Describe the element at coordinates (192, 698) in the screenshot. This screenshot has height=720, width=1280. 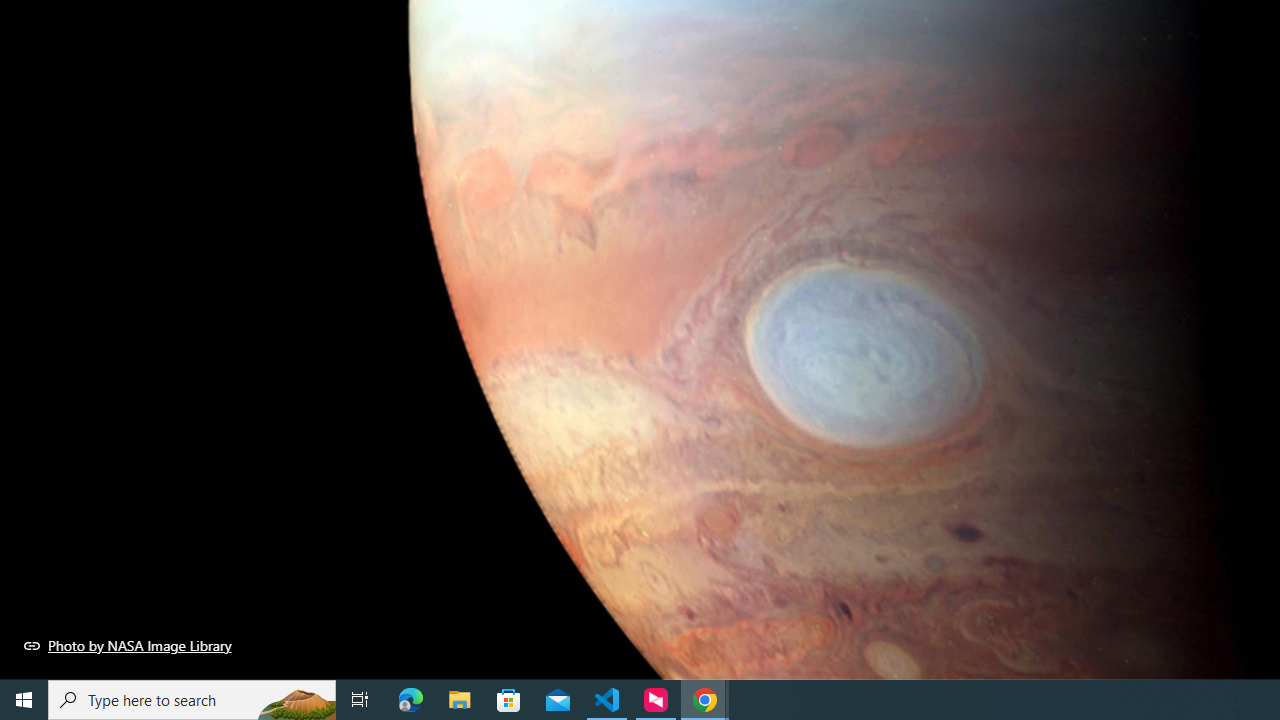
I see `'Type here to search'` at that location.